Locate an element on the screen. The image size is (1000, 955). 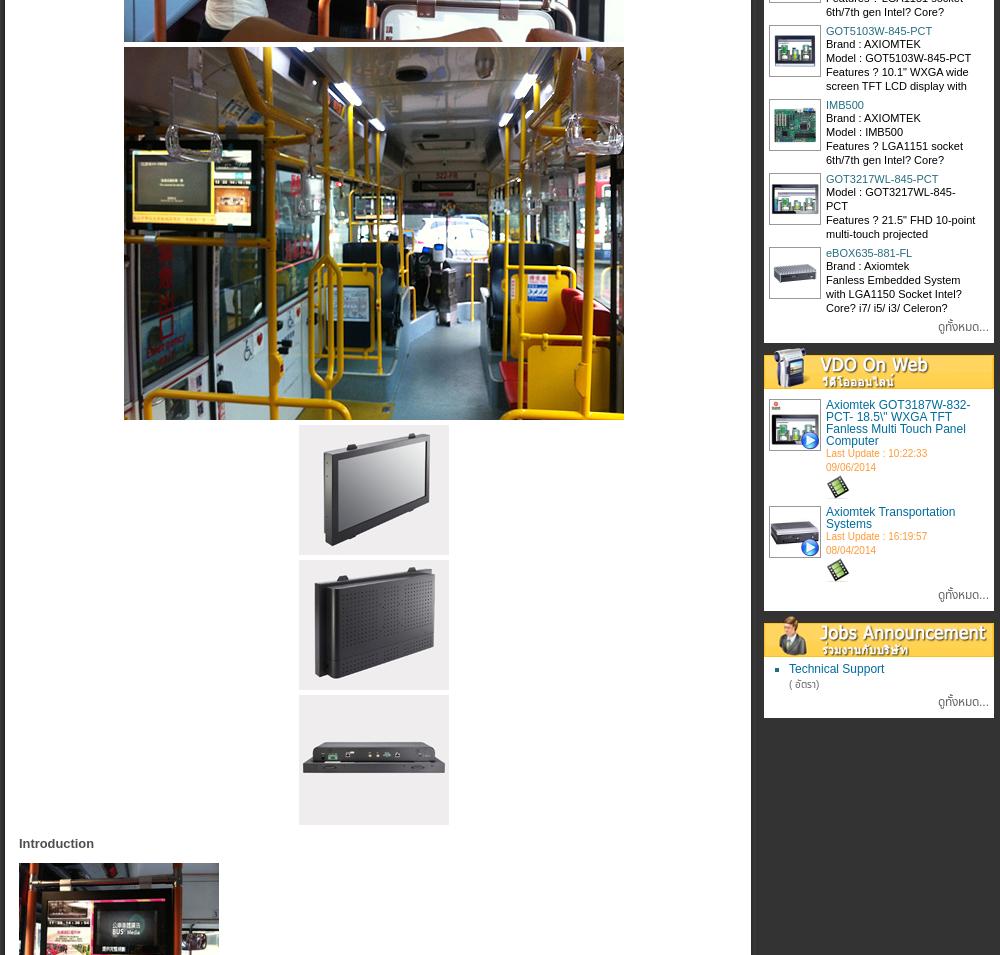
'Last Update : 17:06:44 19/04/2017' is located at coordinates (876, 172).